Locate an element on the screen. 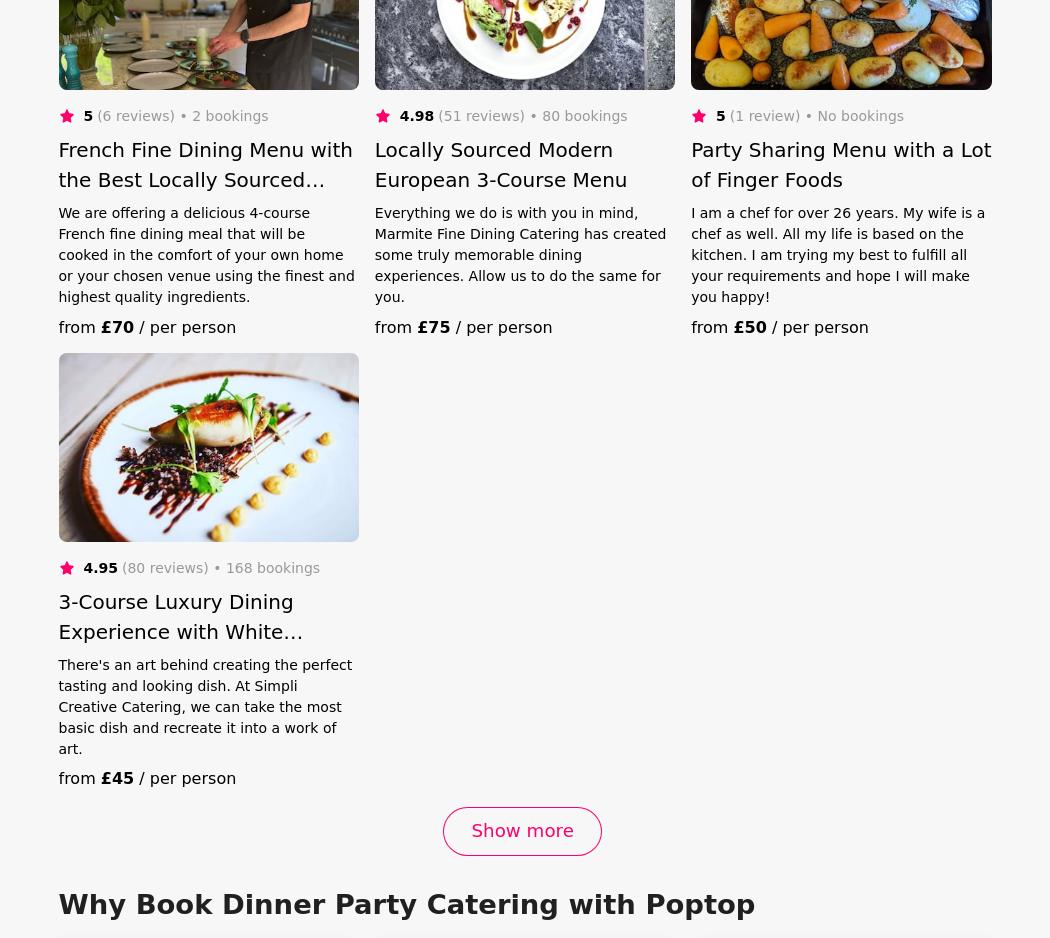 The image size is (1050, 938). '4.95' is located at coordinates (99, 567).